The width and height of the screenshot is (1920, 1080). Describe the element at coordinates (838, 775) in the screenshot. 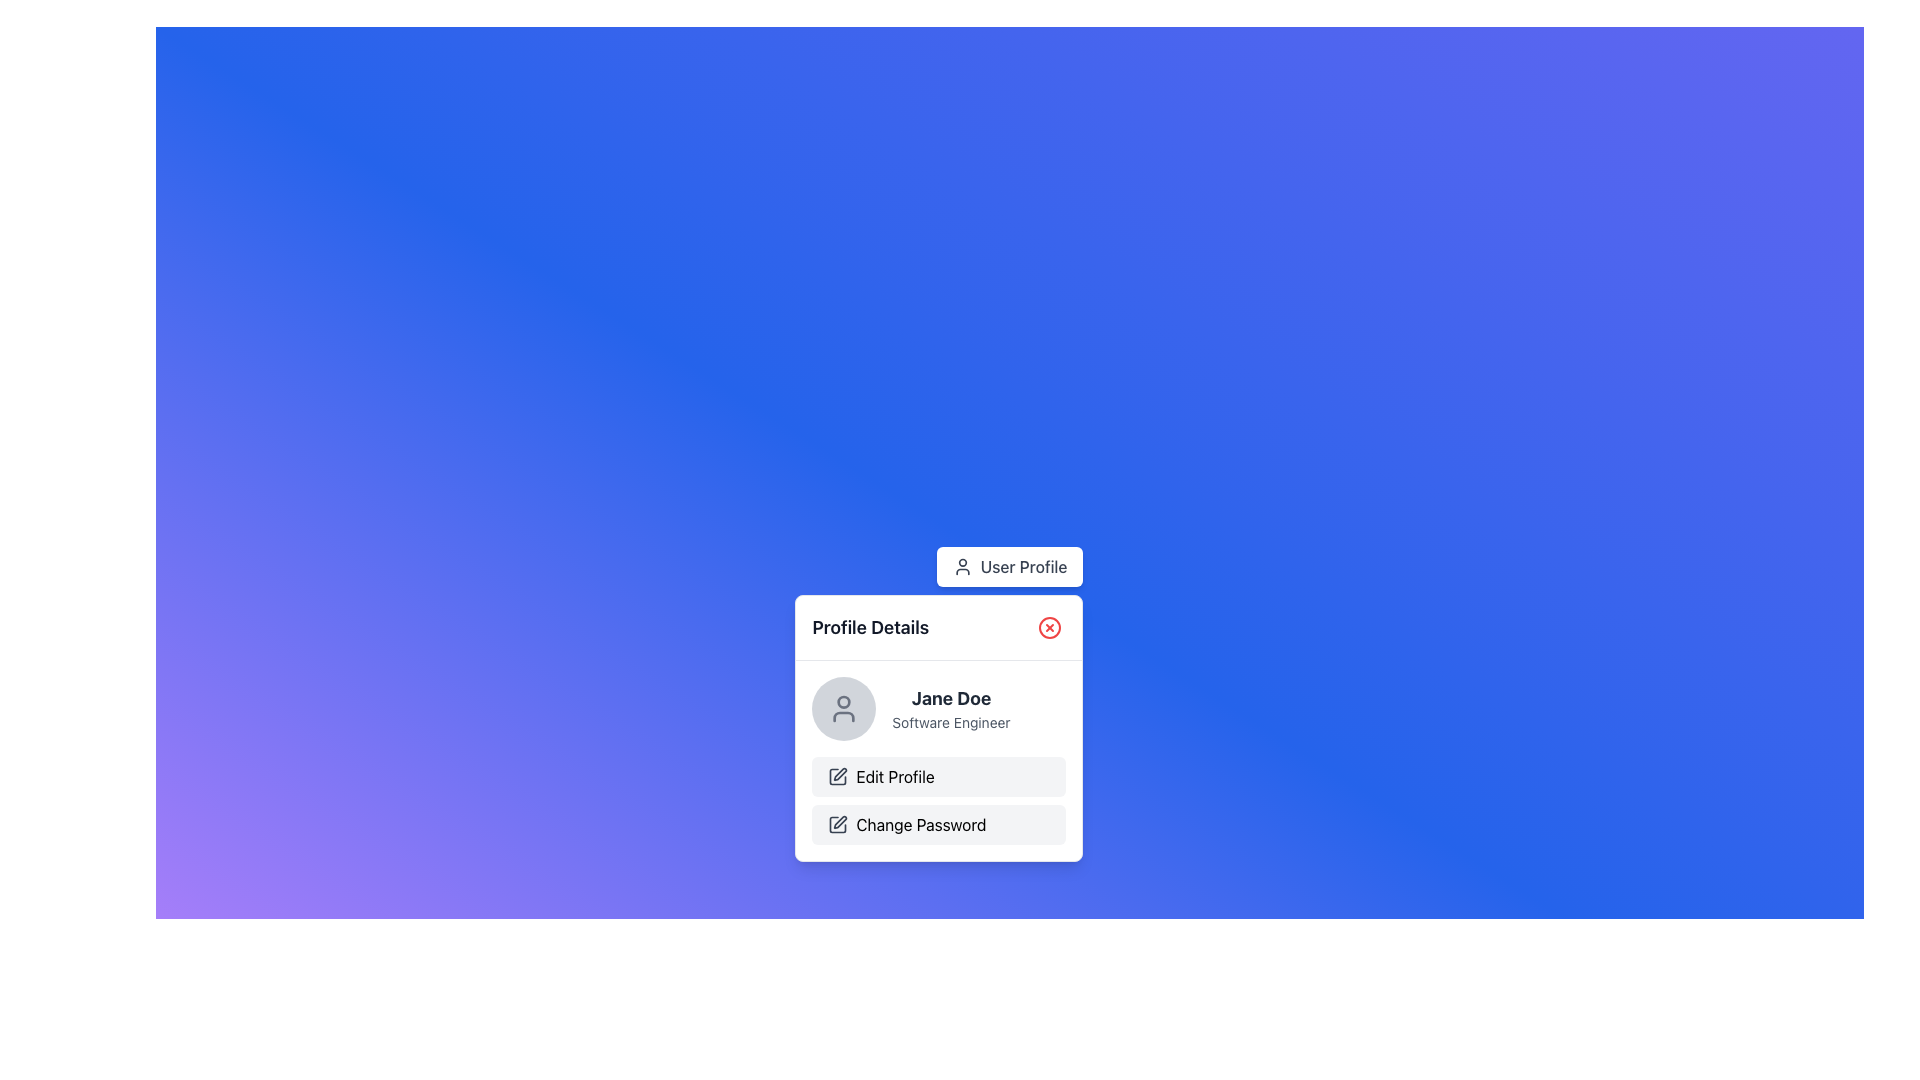

I see `the 'Edit Profile' icon located in the second row of the profile options under the 'Profile Details' section, positioned to the left of the 'Edit Profile' text` at that location.